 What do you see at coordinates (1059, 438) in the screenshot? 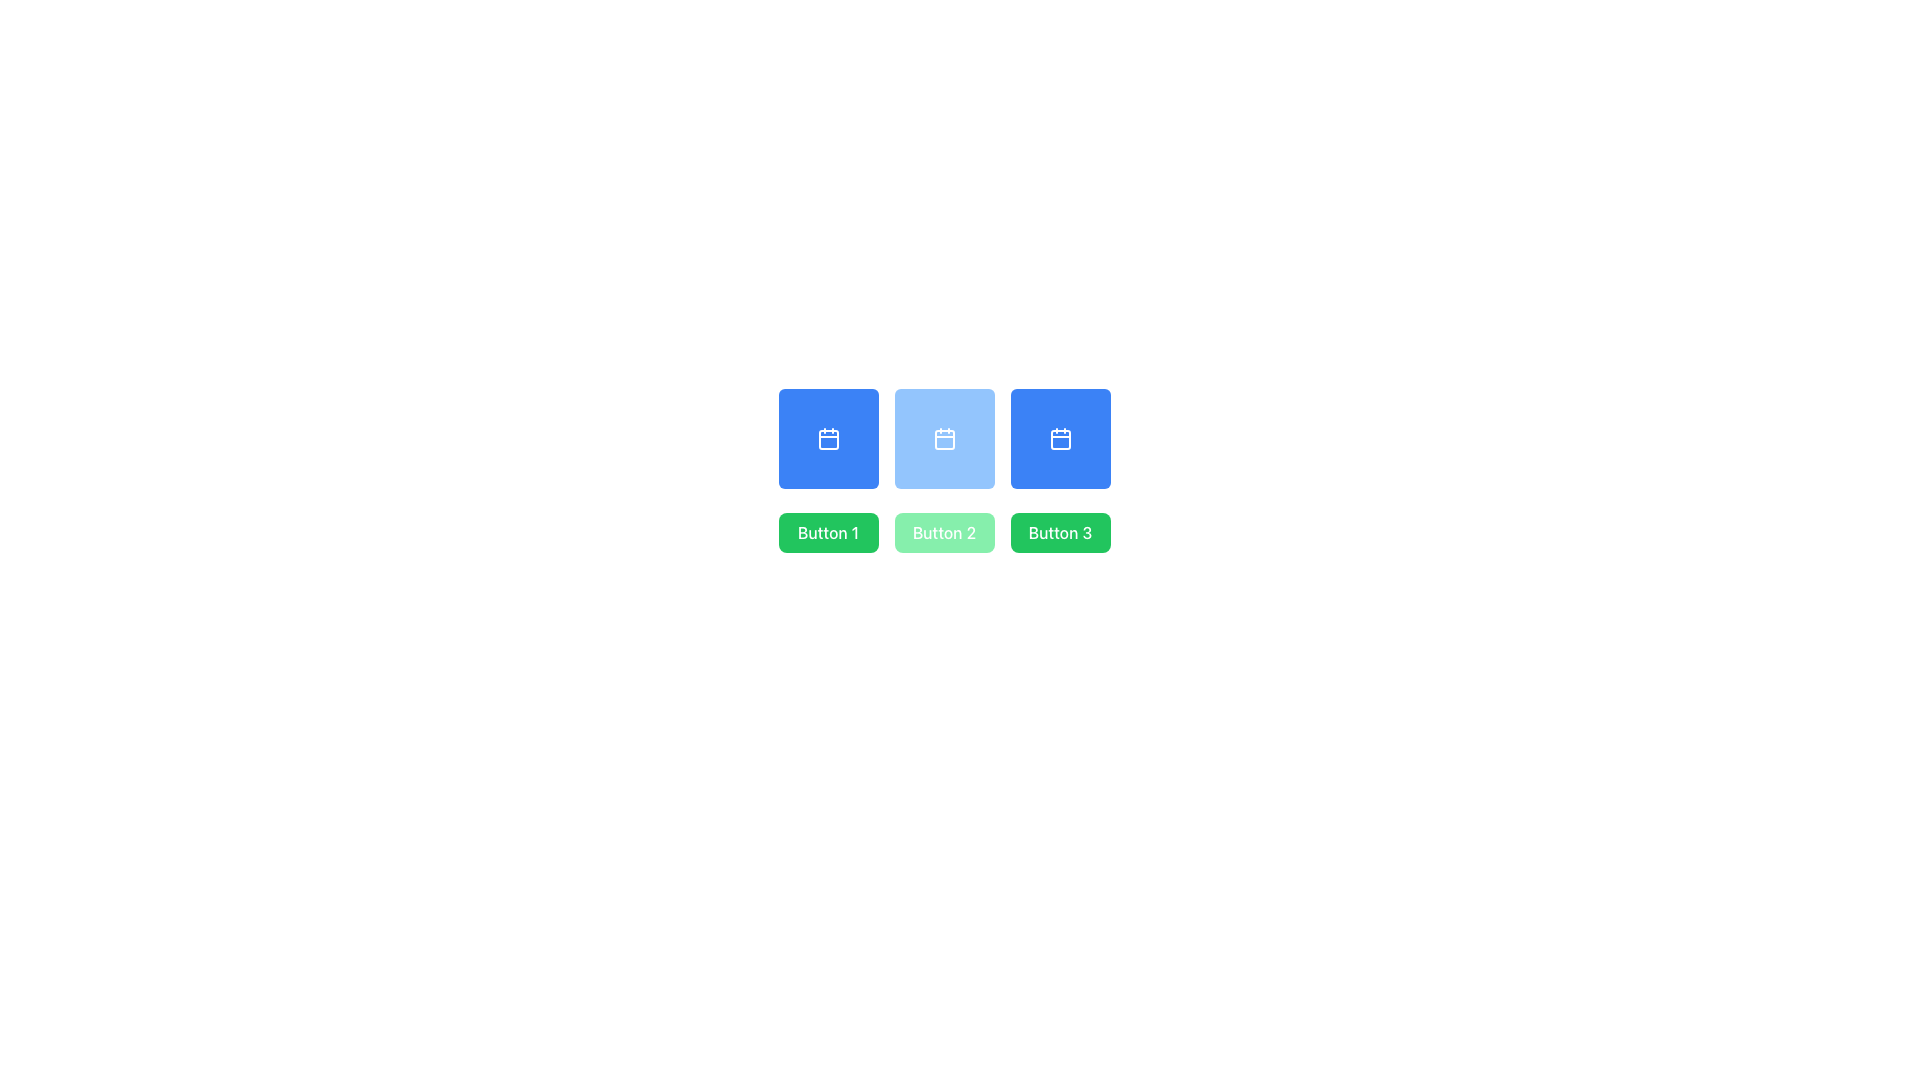
I see `the calendar icon, which is the third button in a horizontal group of three buttons located to the far right` at bounding box center [1059, 438].